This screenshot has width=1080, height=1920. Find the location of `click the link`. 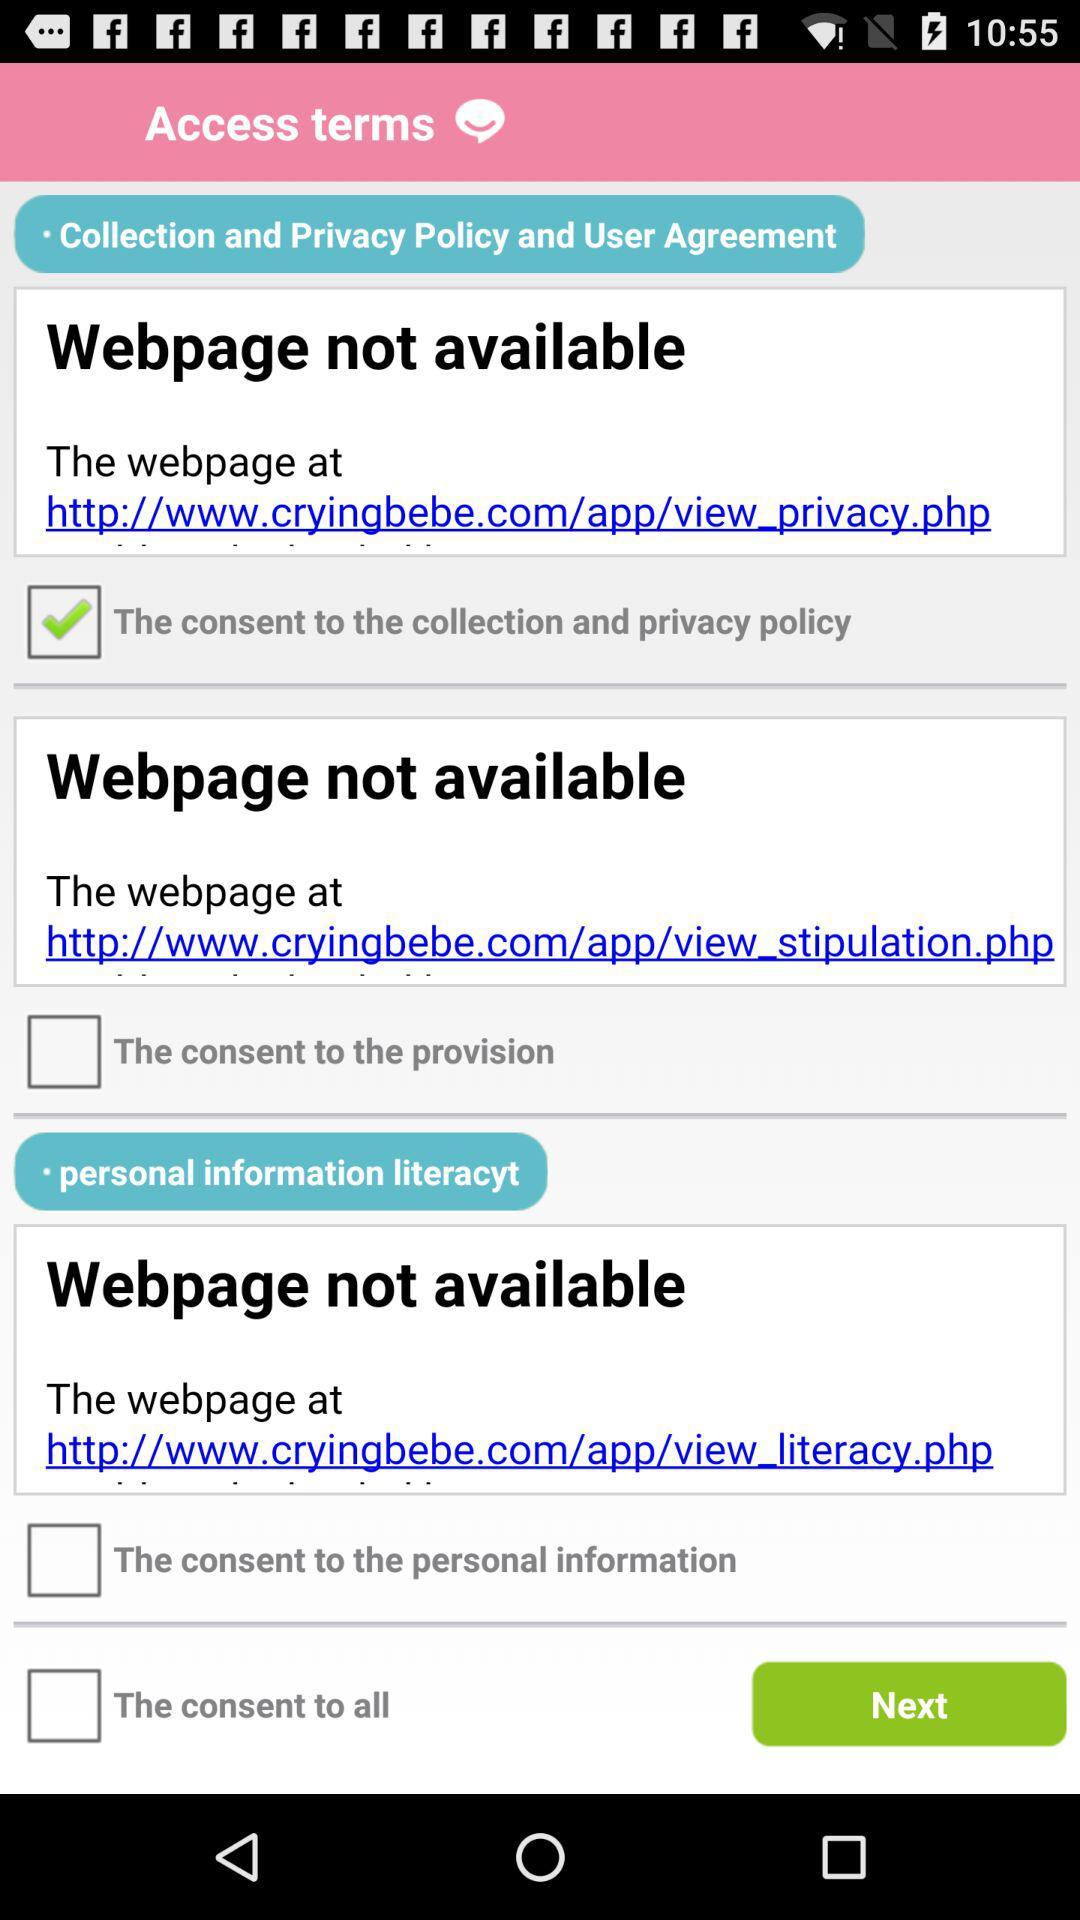

click the link is located at coordinates (540, 420).